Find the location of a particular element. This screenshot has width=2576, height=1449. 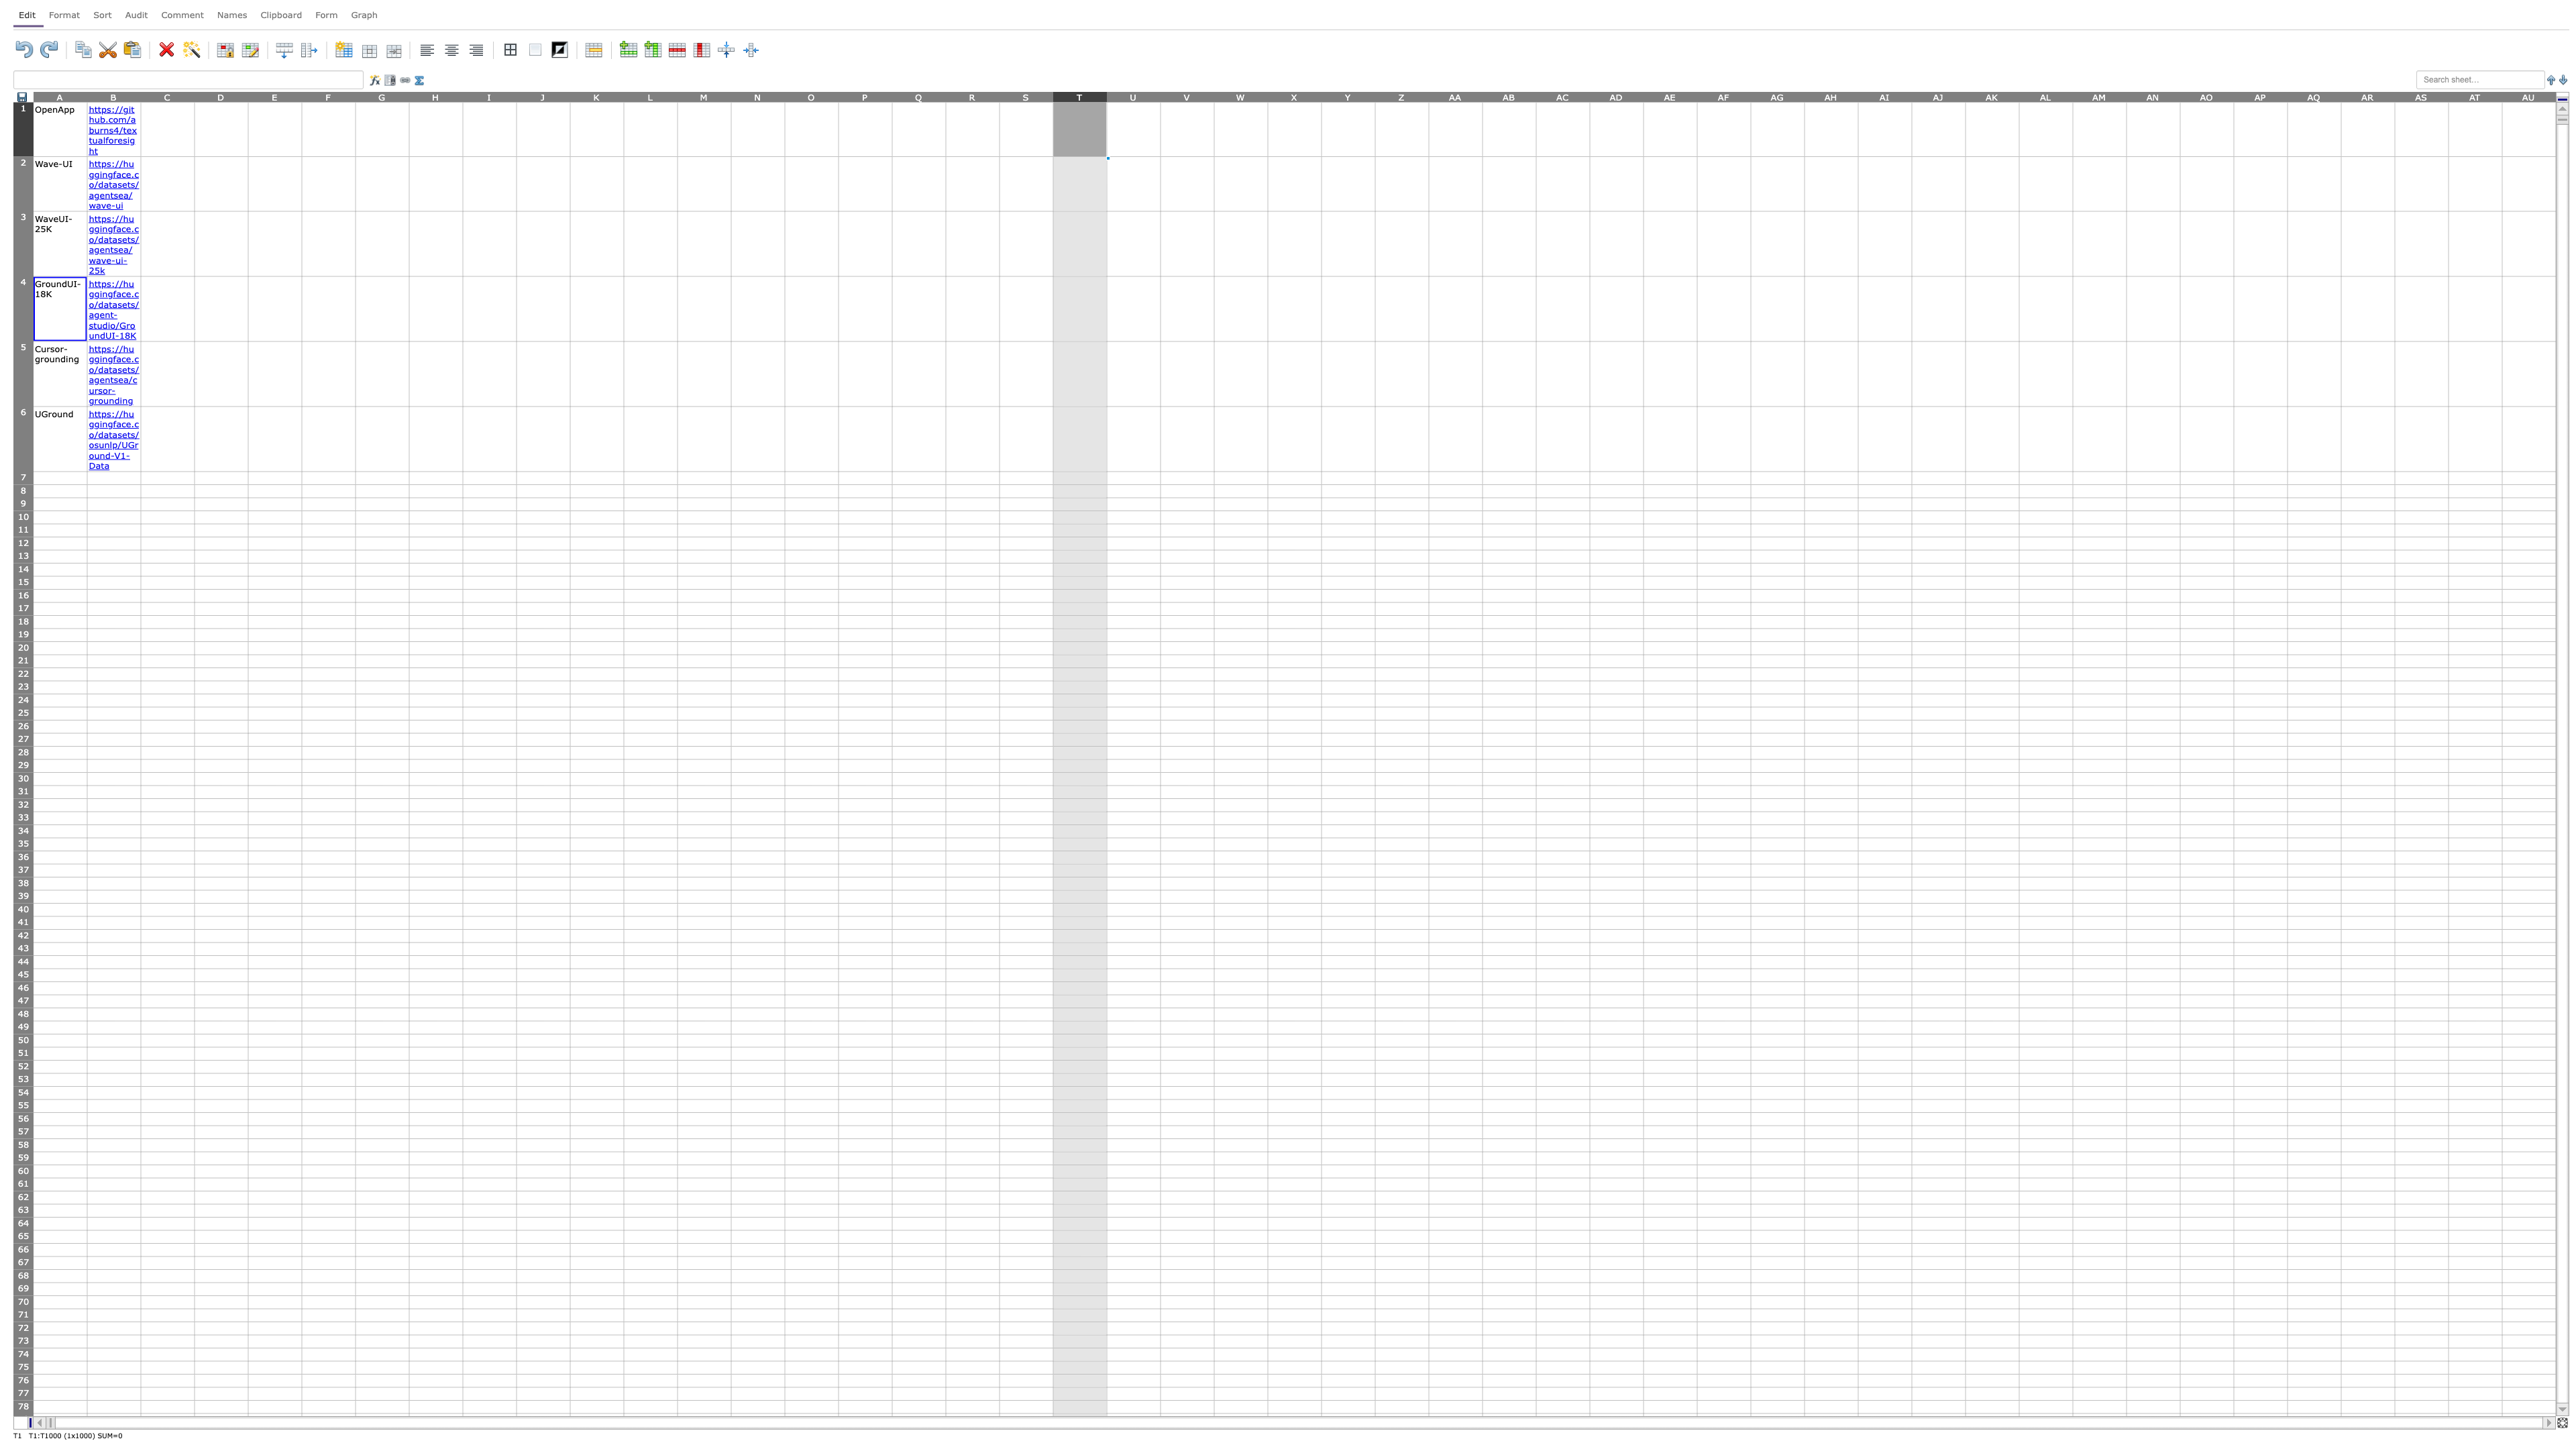

Move cursor to column V is located at coordinates (1187, 95).